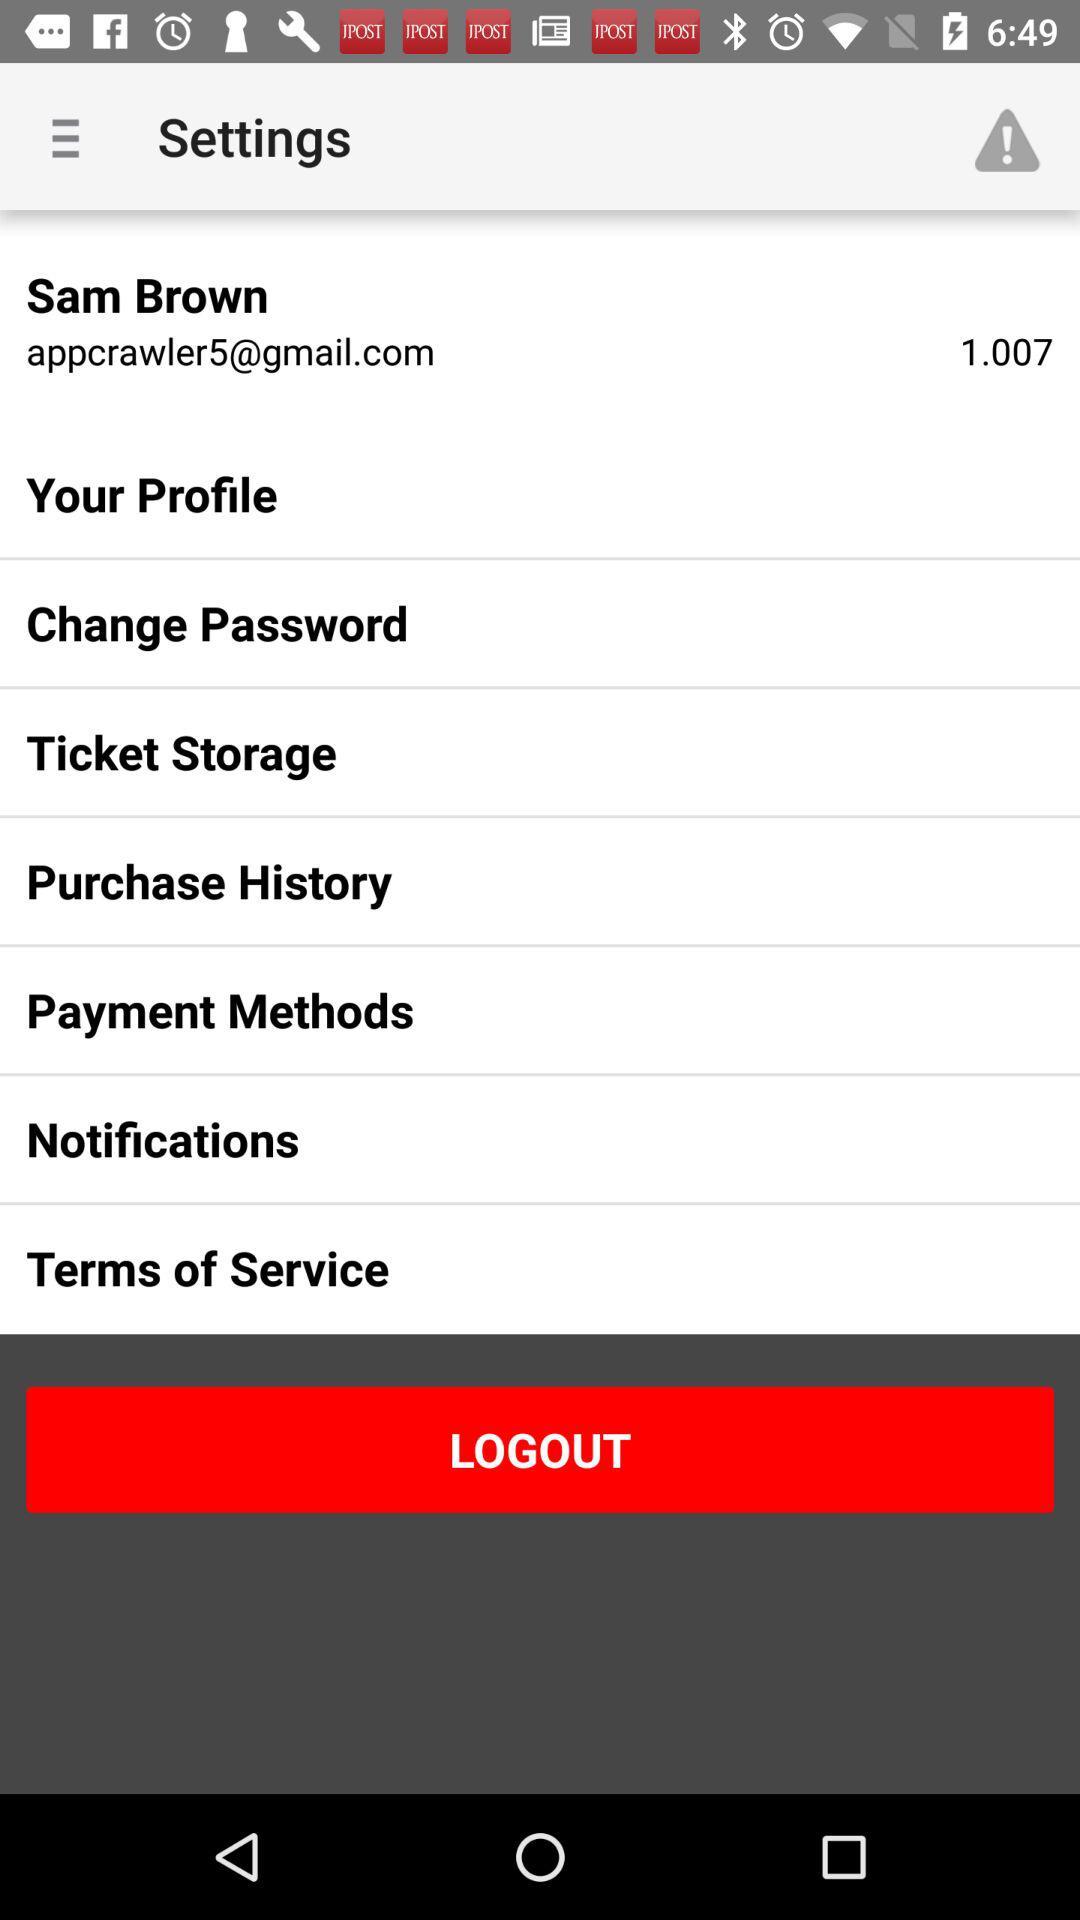  What do you see at coordinates (507, 880) in the screenshot?
I see `the purchase history item` at bounding box center [507, 880].